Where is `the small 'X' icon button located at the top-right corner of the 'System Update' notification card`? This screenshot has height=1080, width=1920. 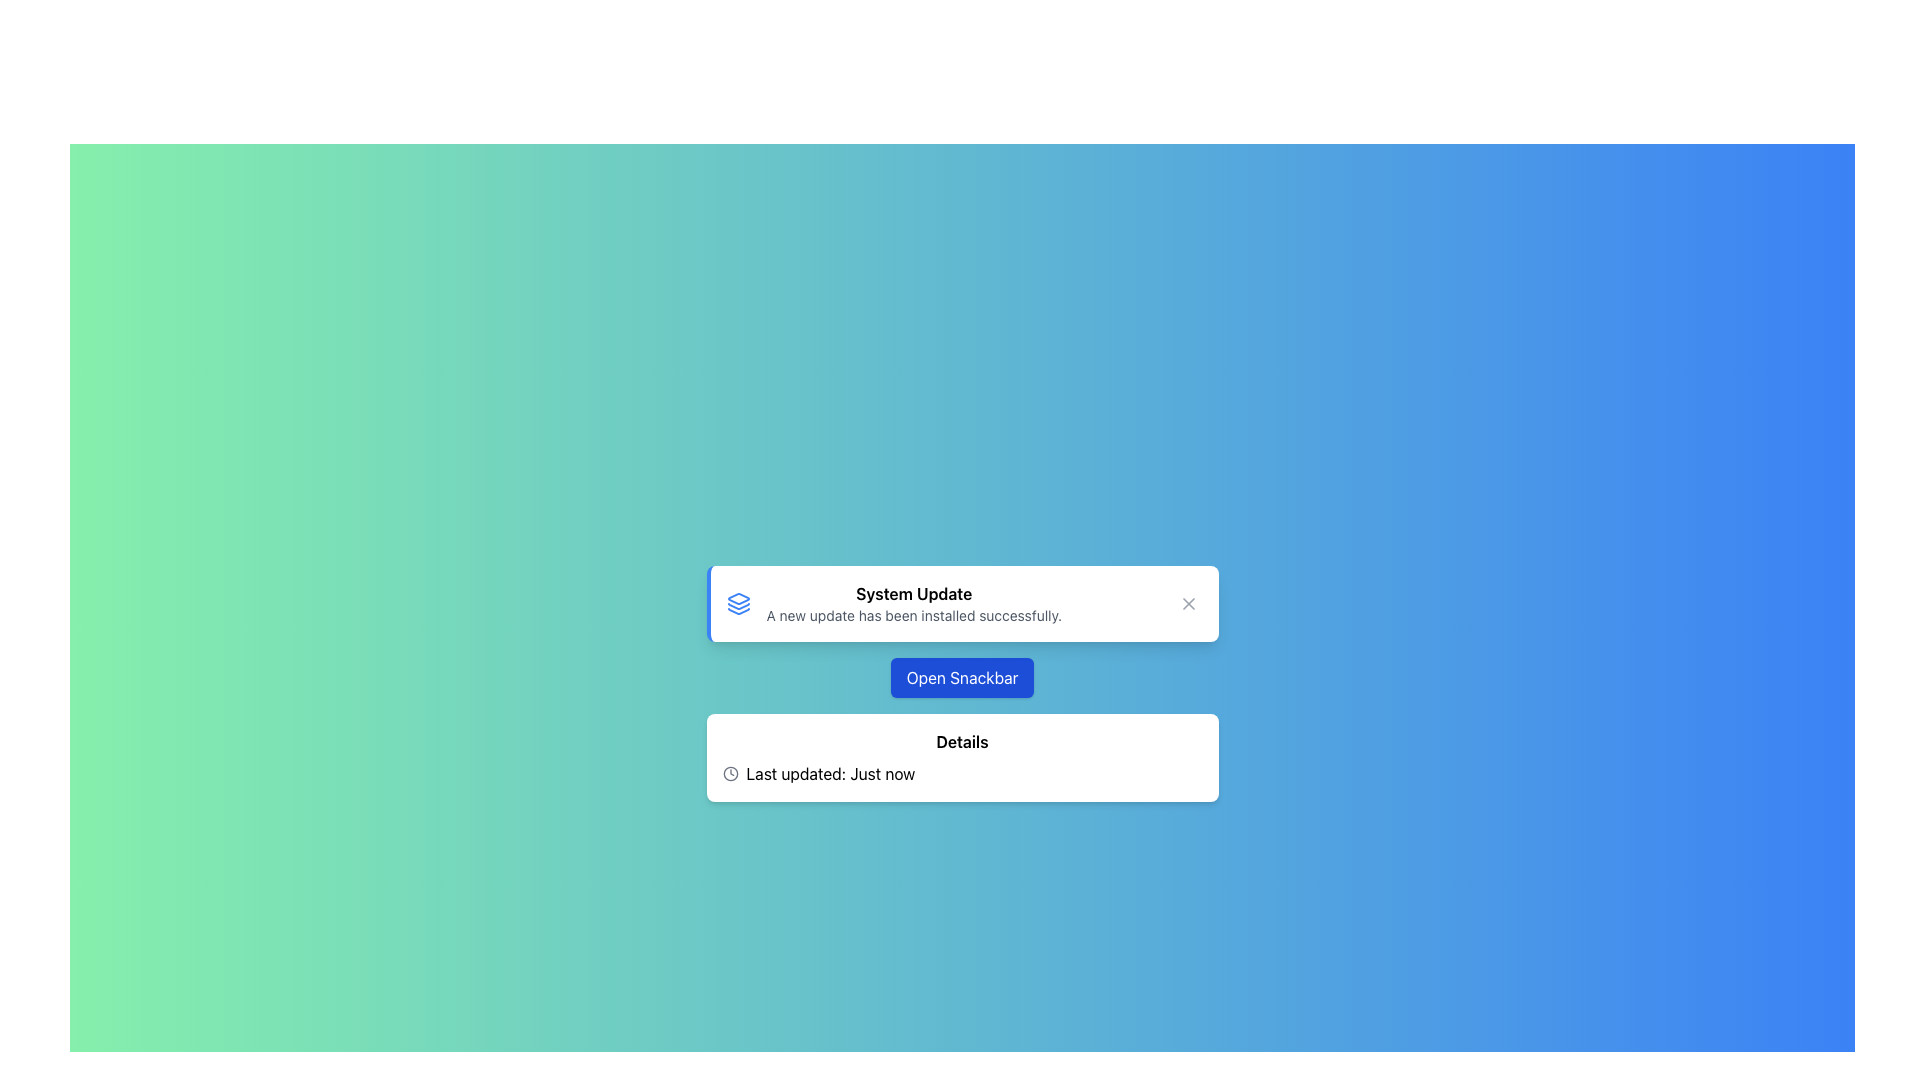 the small 'X' icon button located at the top-right corner of the 'System Update' notification card is located at coordinates (1188, 603).